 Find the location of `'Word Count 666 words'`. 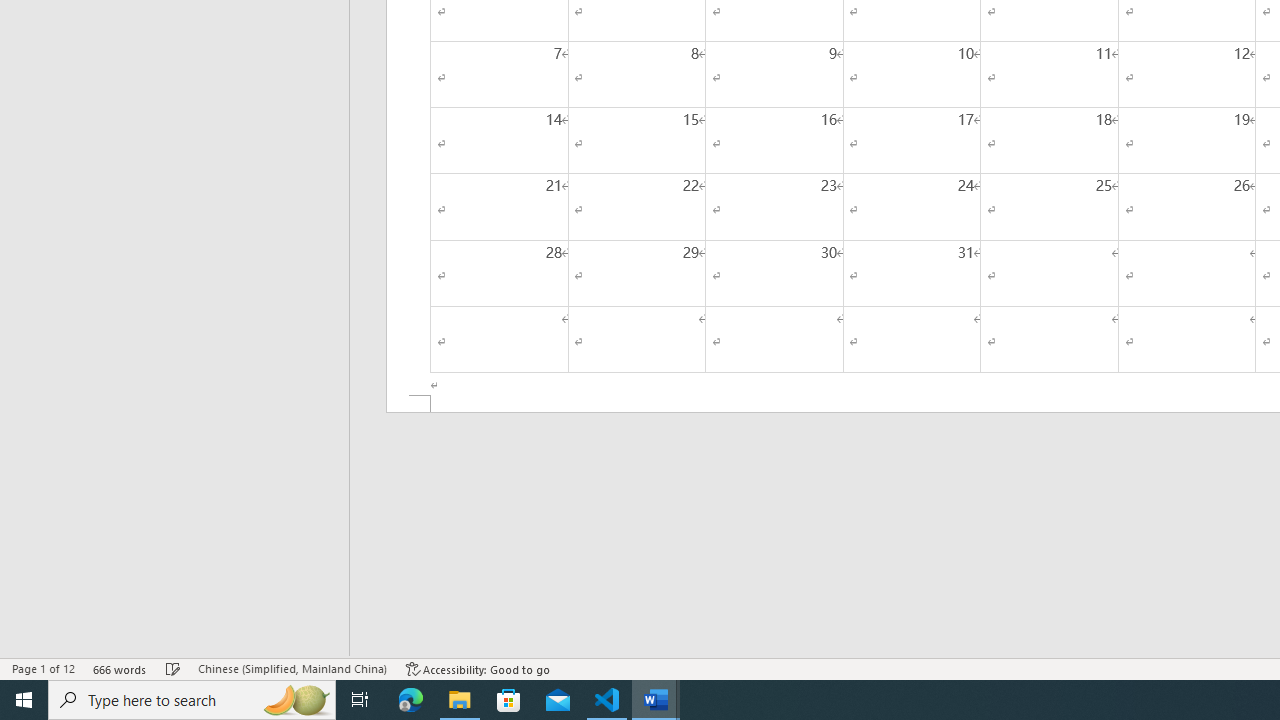

'Word Count 666 words' is located at coordinates (119, 669).